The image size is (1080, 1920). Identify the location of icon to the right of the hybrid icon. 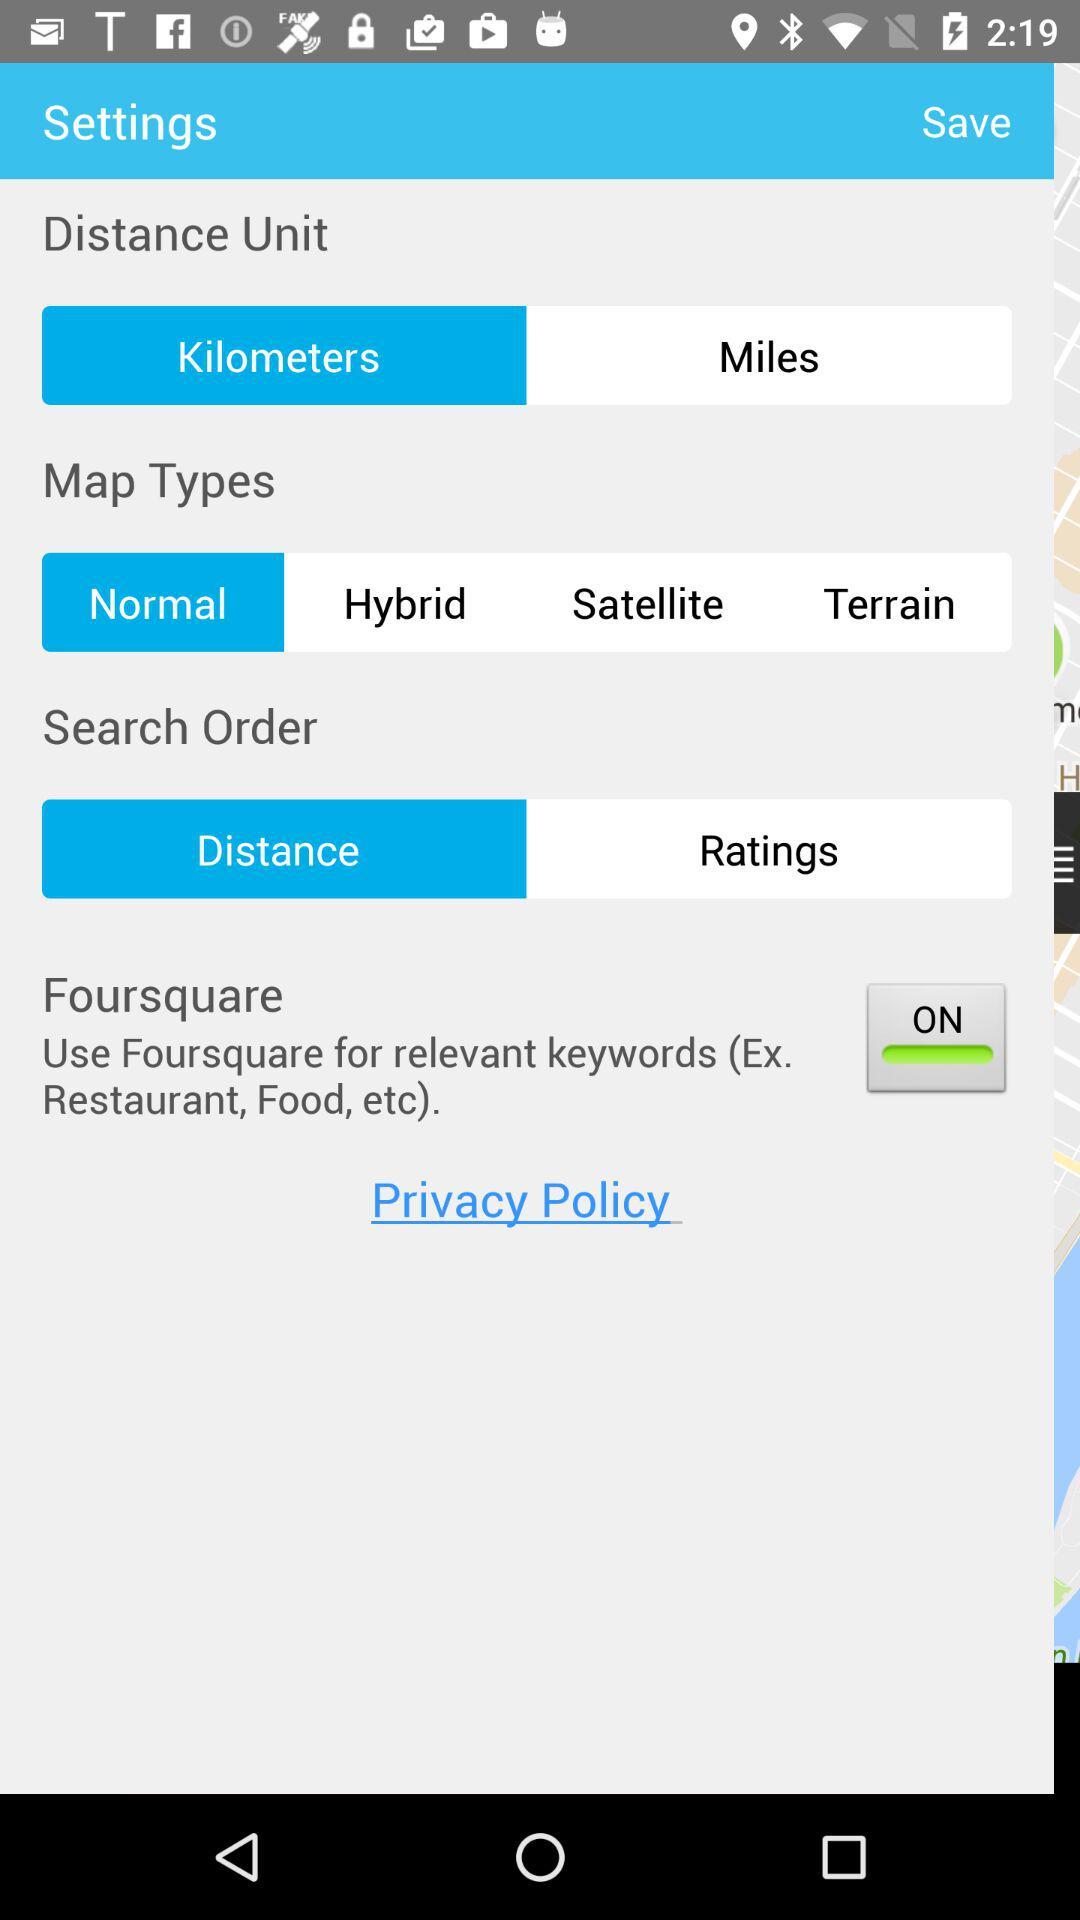
(647, 601).